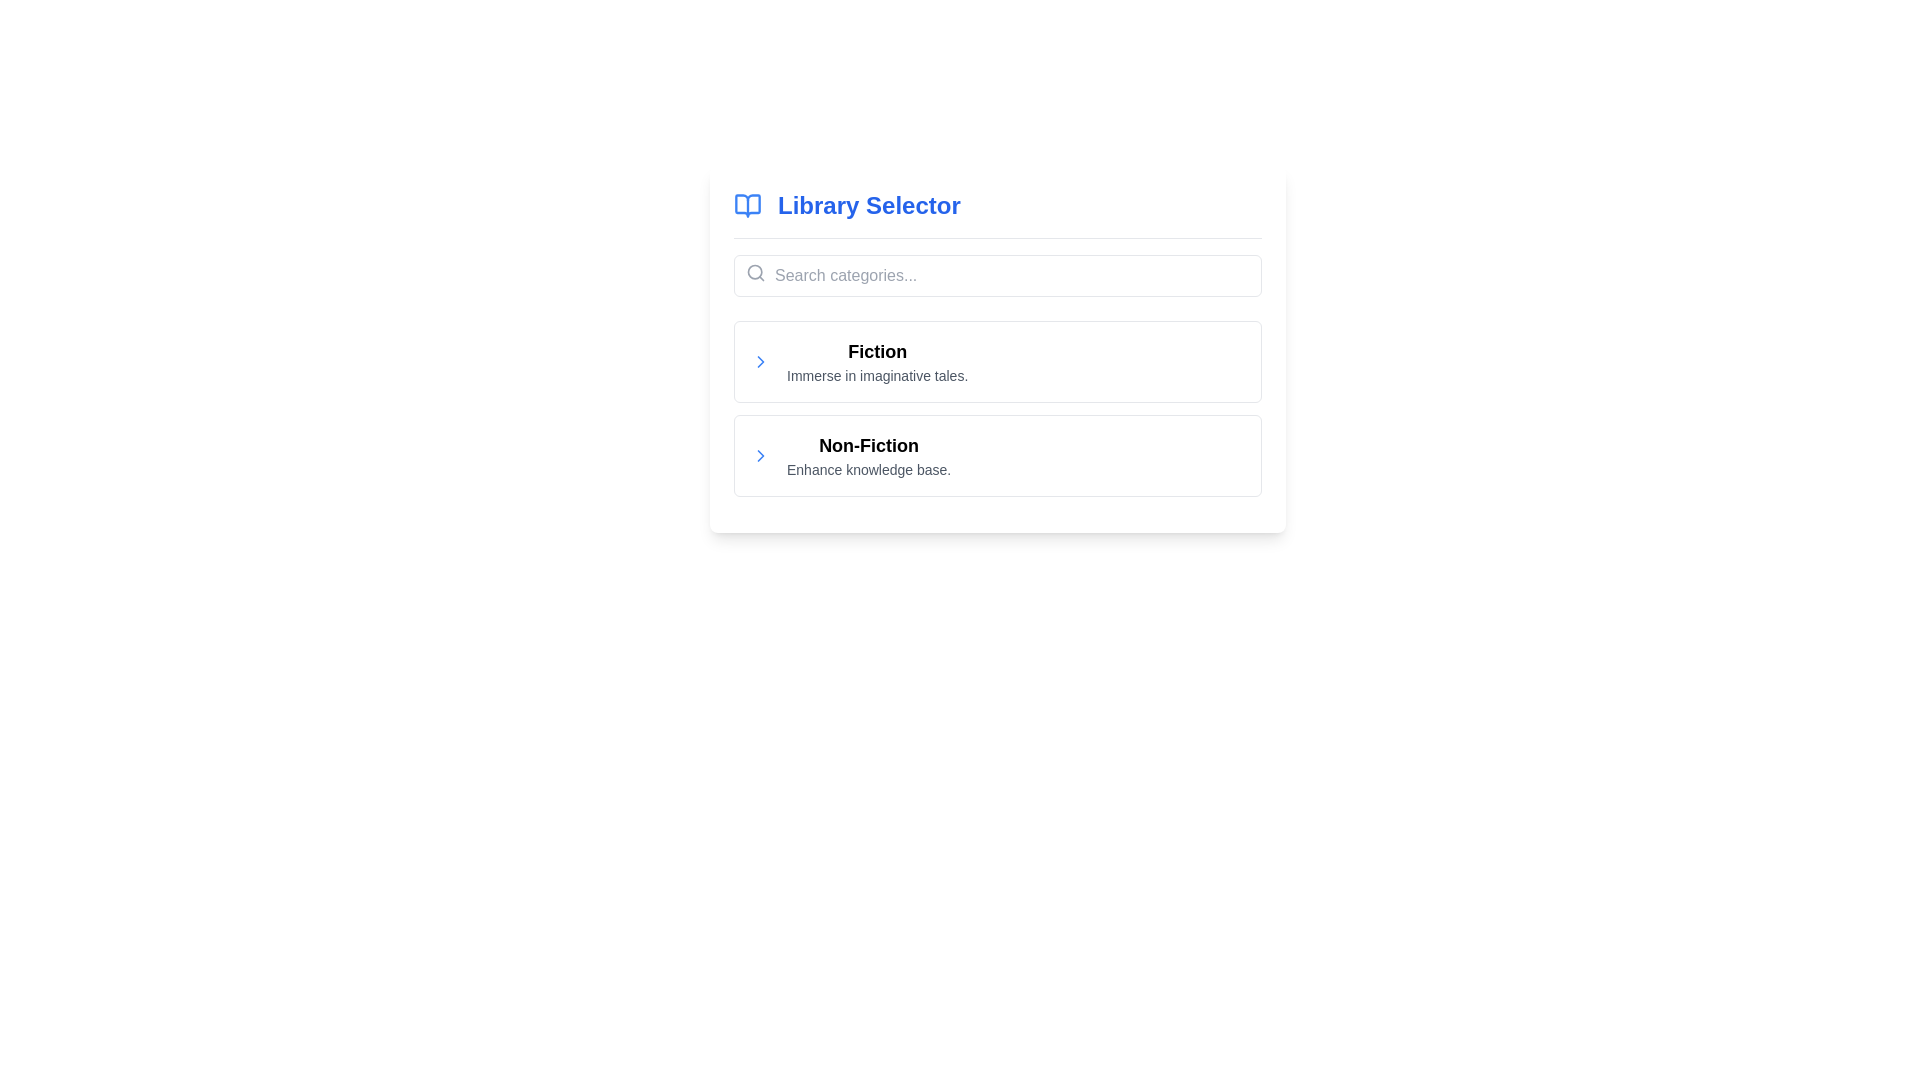 The height and width of the screenshot is (1080, 1920). Describe the element at coordinates (869, 455) in the screenshot. I see `the 'Non-Fiction' category item in the selectable list to navigate or expand its content` at that location.